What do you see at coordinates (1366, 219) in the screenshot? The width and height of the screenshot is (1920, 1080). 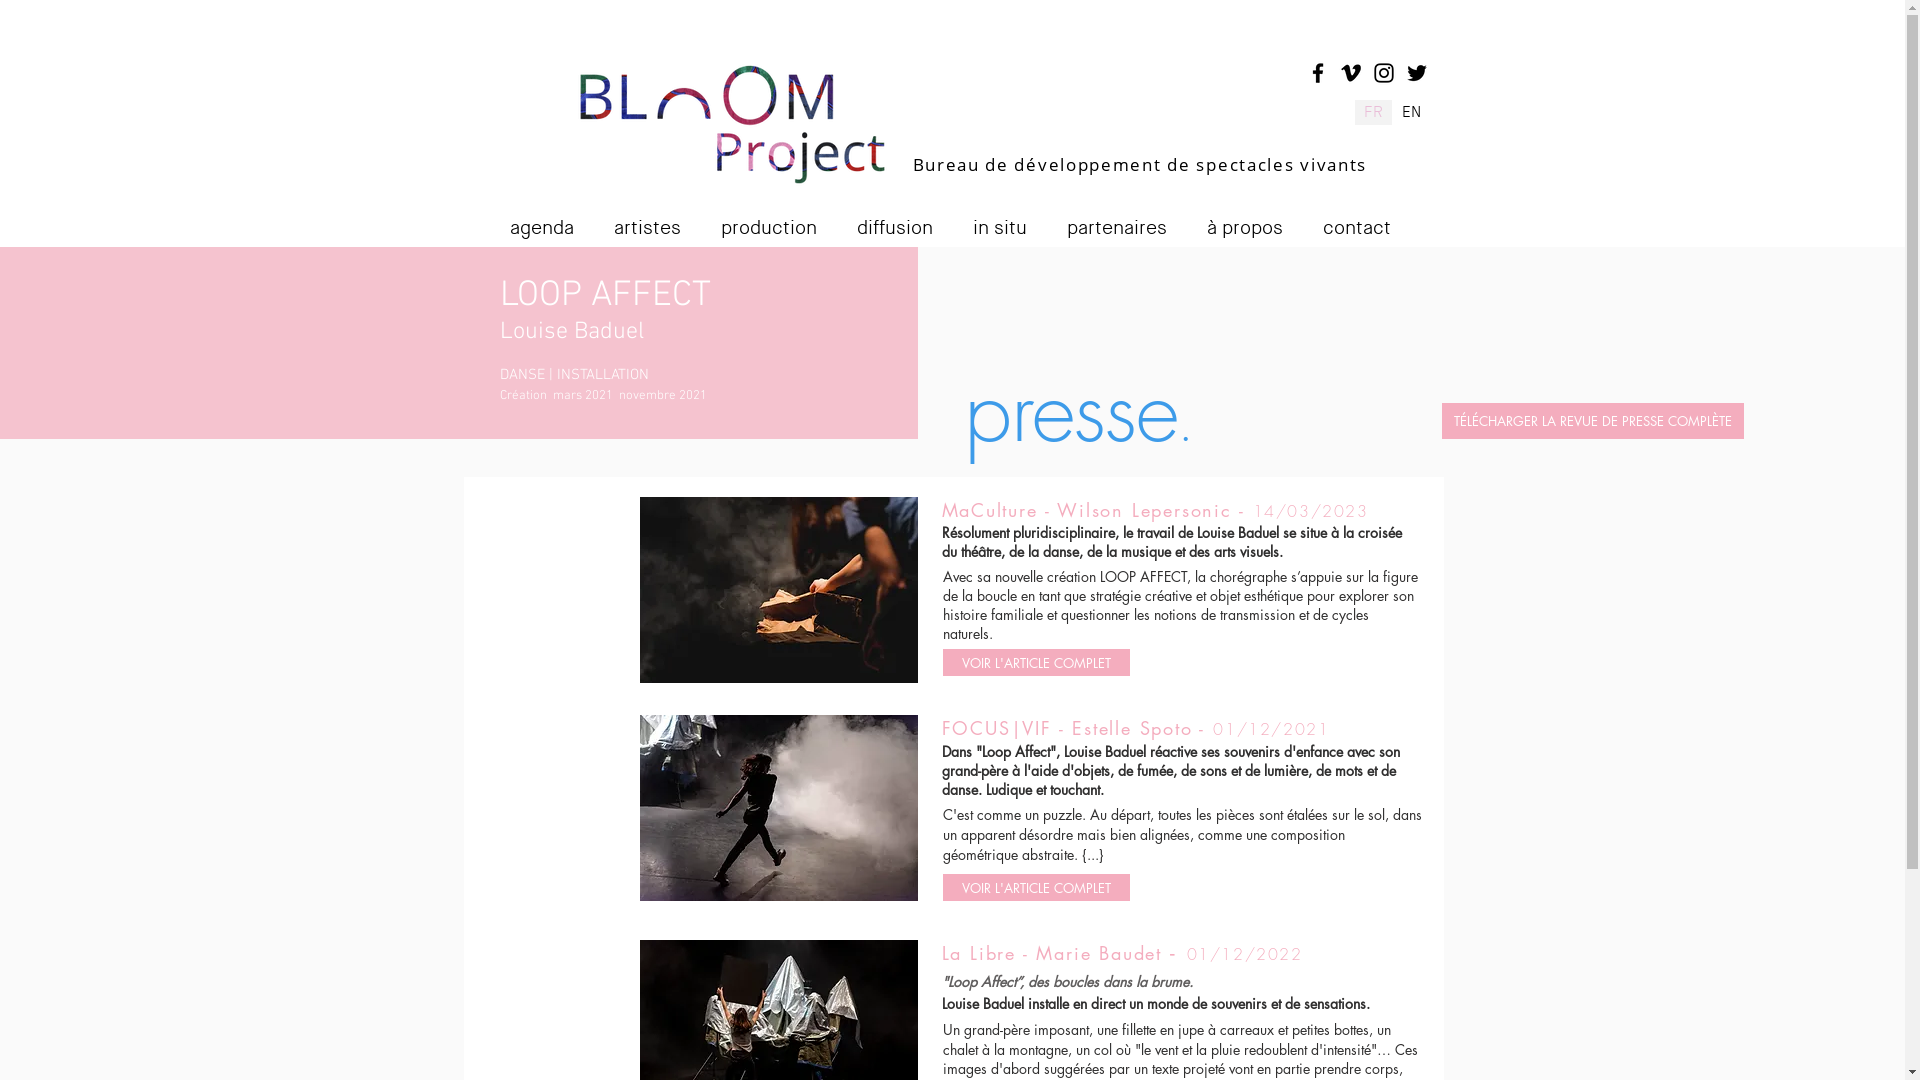 I see `'contact'` at bounding box center [1366, 219].